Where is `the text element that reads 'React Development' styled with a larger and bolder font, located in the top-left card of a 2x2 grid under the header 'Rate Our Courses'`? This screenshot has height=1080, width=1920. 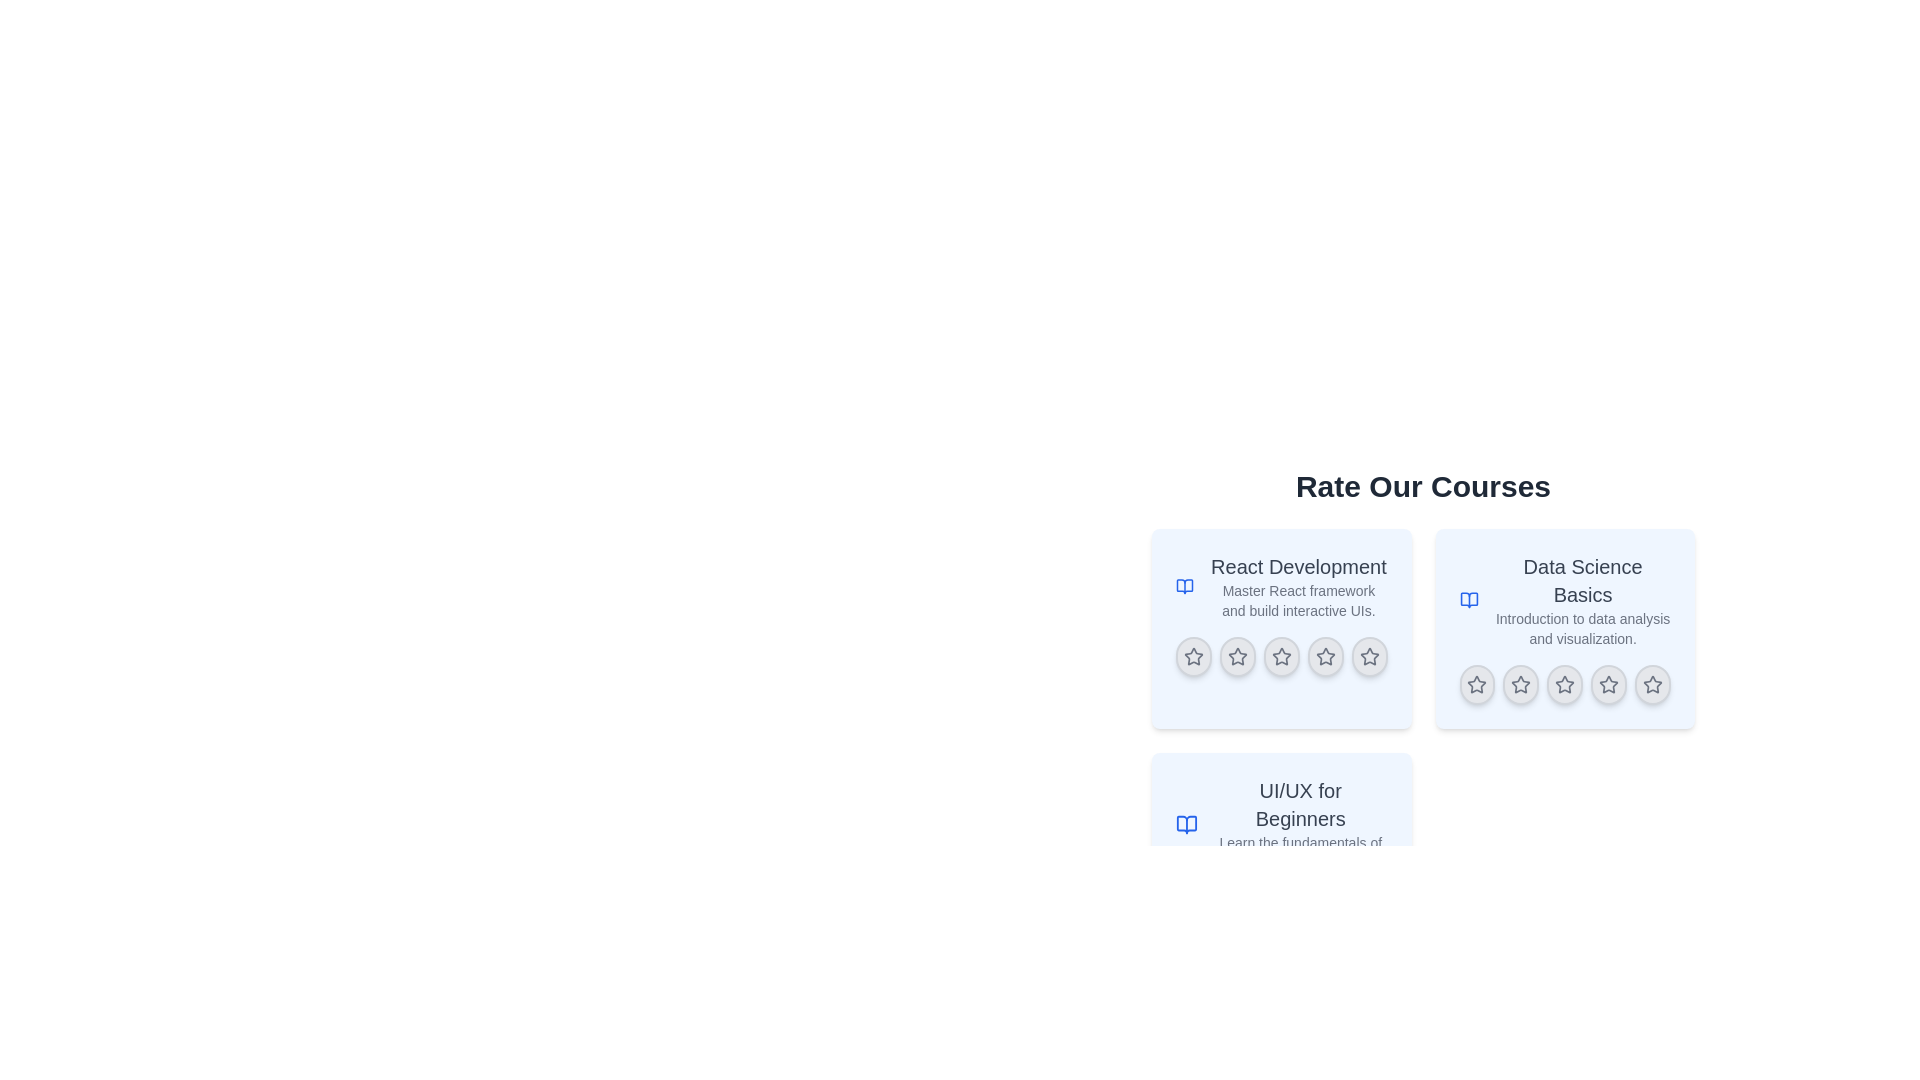
the text element that reads 'React Development' styled with a larger and bolder font, located in the top-left card of a 2x2 grid under the header 'Rate Our Courses' is located at coordinates (1298, 585).